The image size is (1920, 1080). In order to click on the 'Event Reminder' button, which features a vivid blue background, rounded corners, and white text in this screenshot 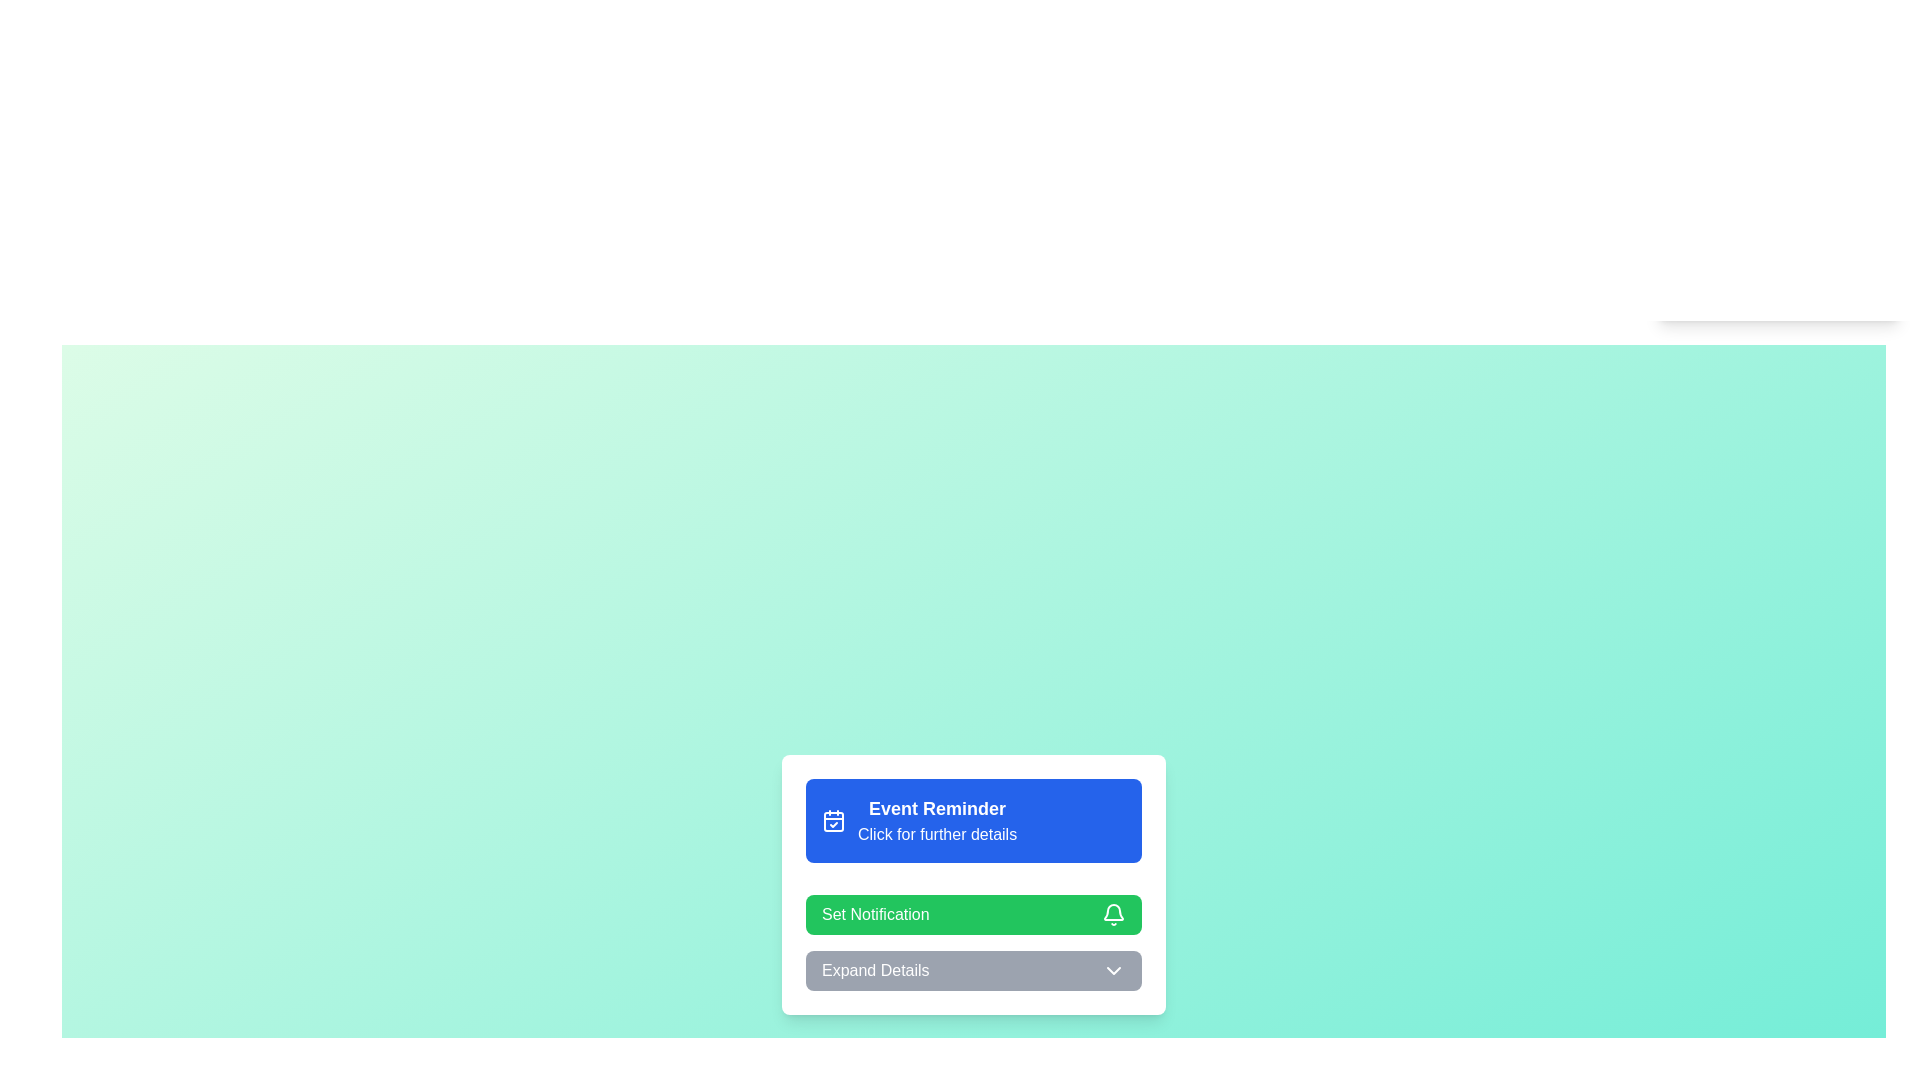, I will do `click(974, 821)`.